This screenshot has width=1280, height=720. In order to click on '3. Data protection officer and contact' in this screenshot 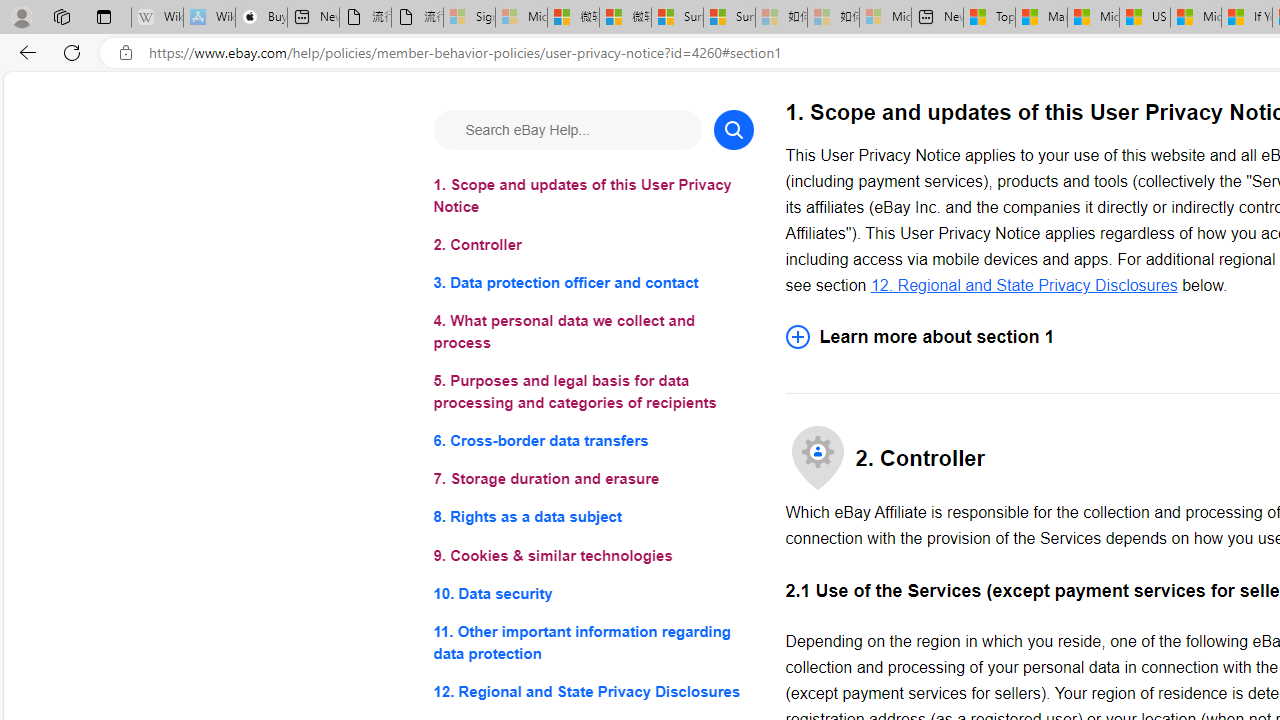, I will do `click(592, 283)`.